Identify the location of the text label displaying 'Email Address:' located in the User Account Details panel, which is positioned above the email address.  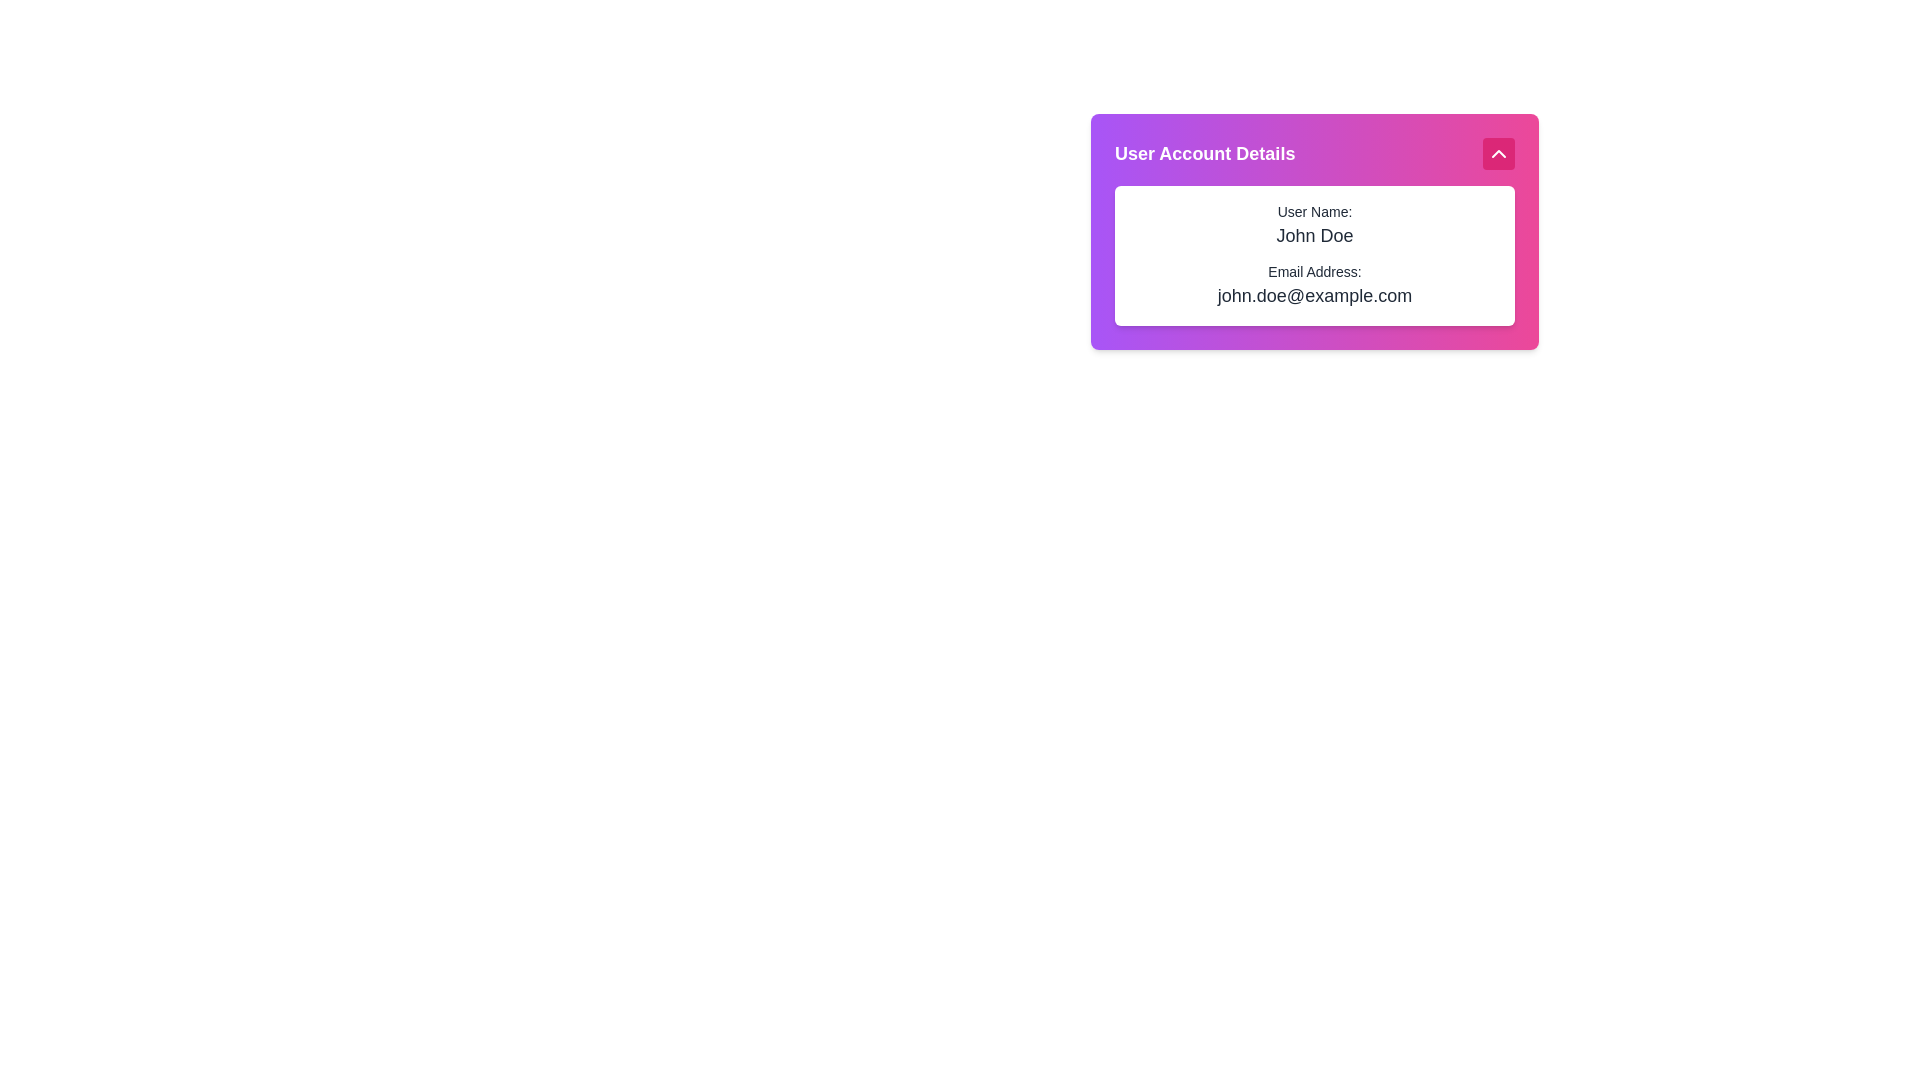
(1315, 272).